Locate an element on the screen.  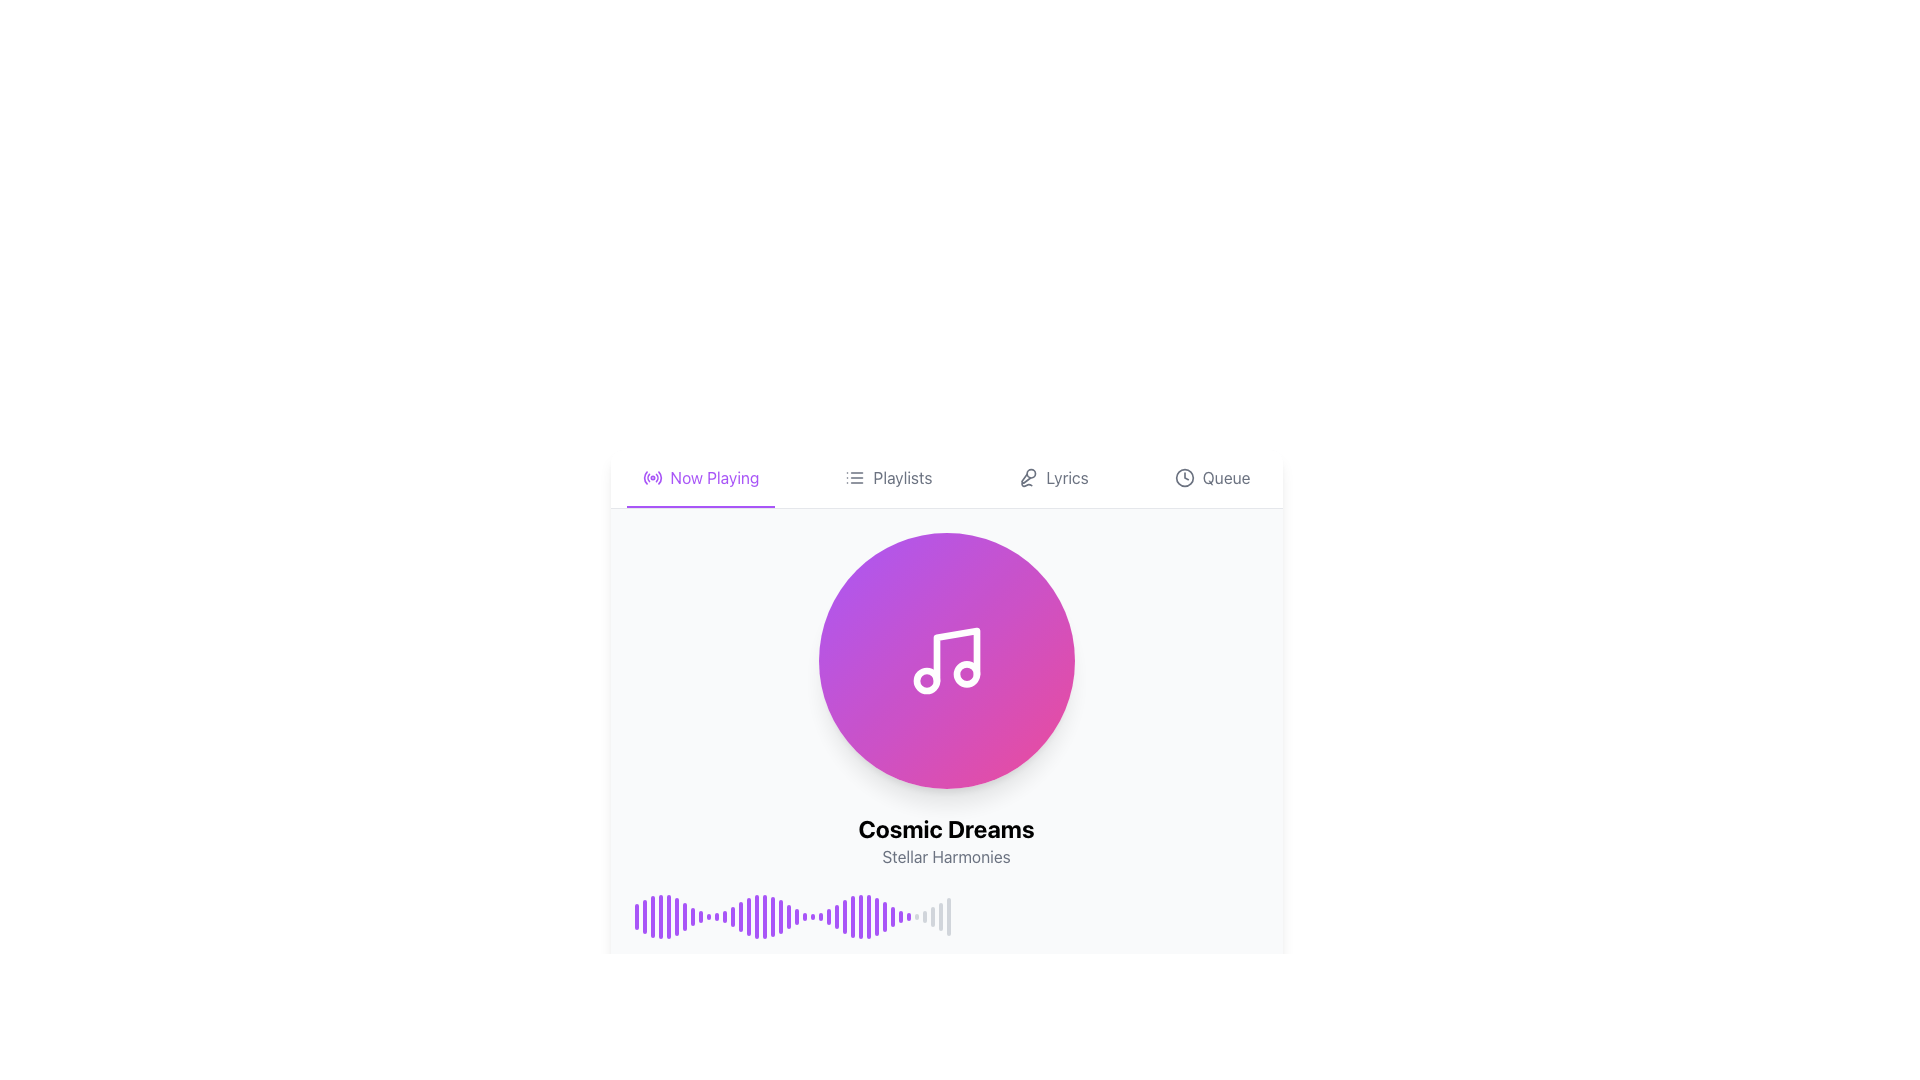
the 28th vertical purple bar in the waveform component located below the text 'Stellar Harmonies' is located at coordinates (852, 917).